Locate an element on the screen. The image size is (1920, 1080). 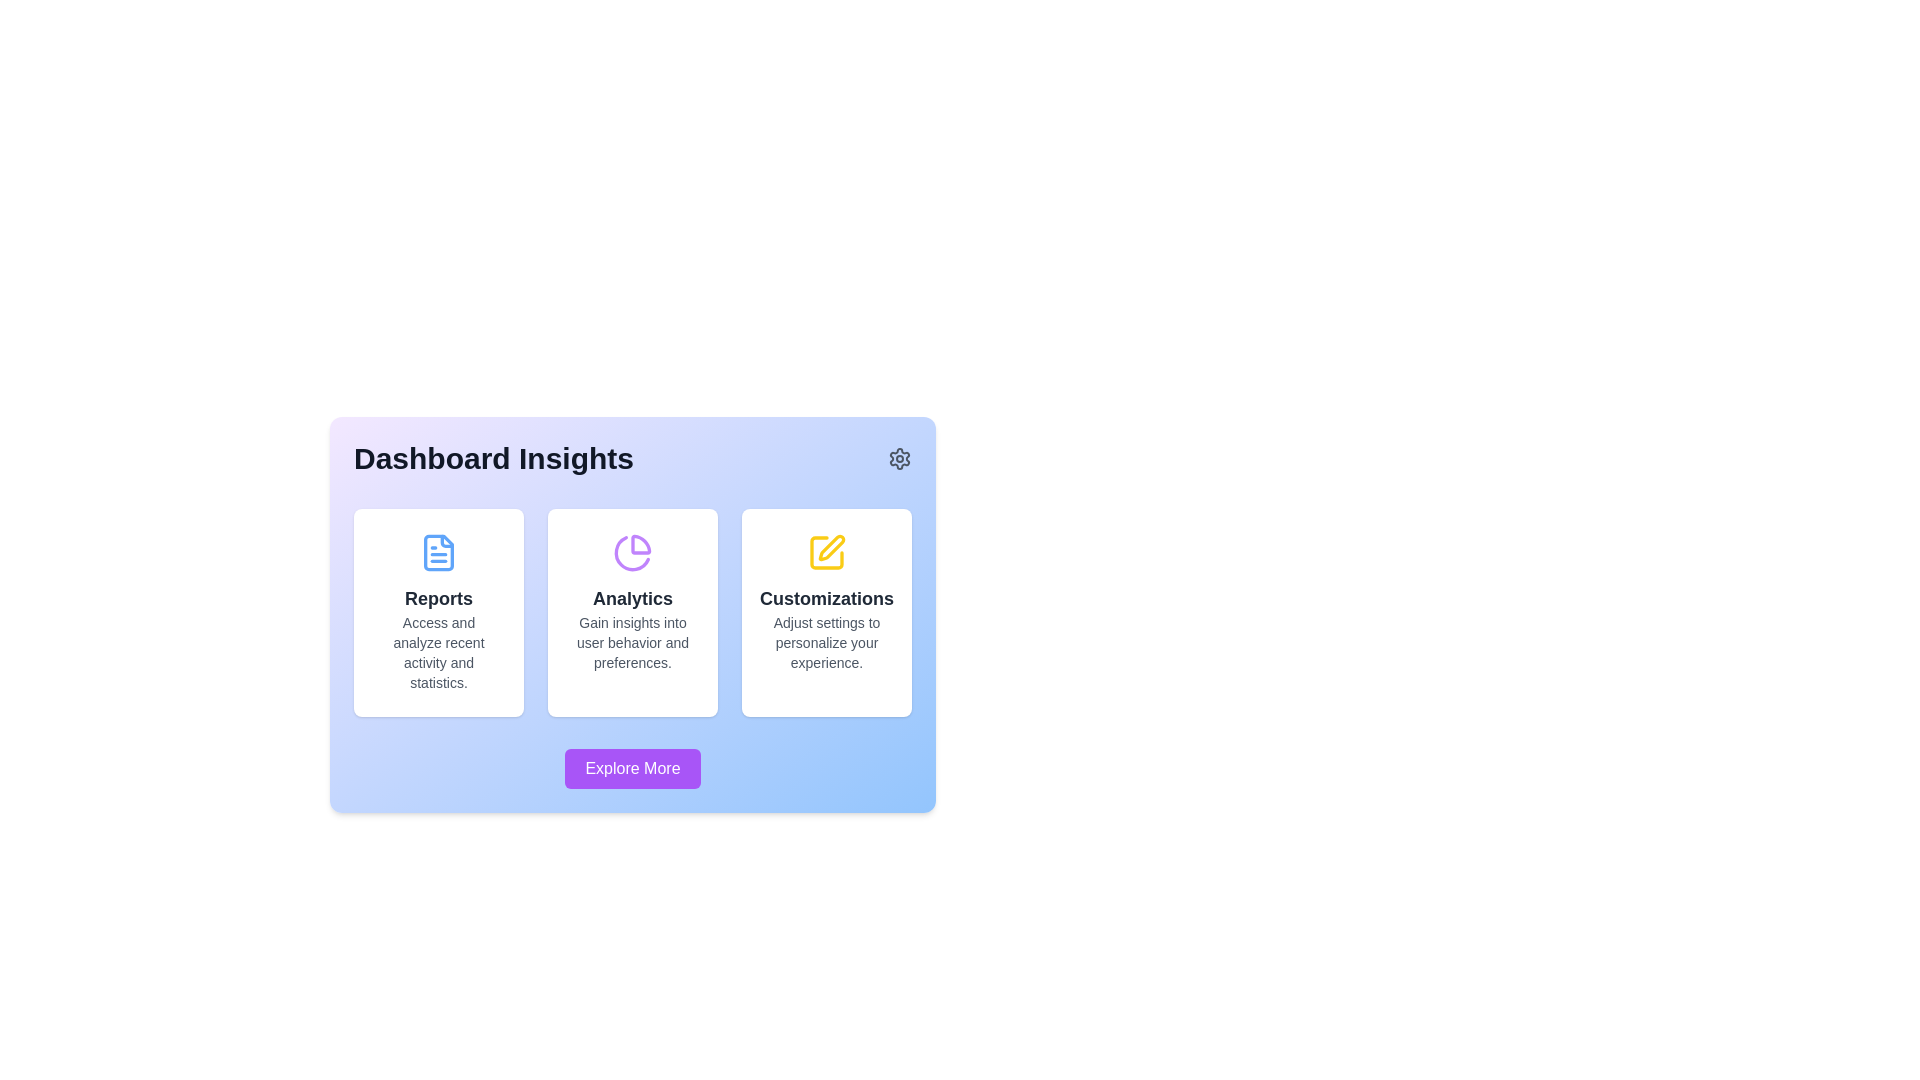
the pie chart icon styled with purple lines located at the top of the 'Analytics' card by moving the cursor to its center is located at coordinates (632, 552).